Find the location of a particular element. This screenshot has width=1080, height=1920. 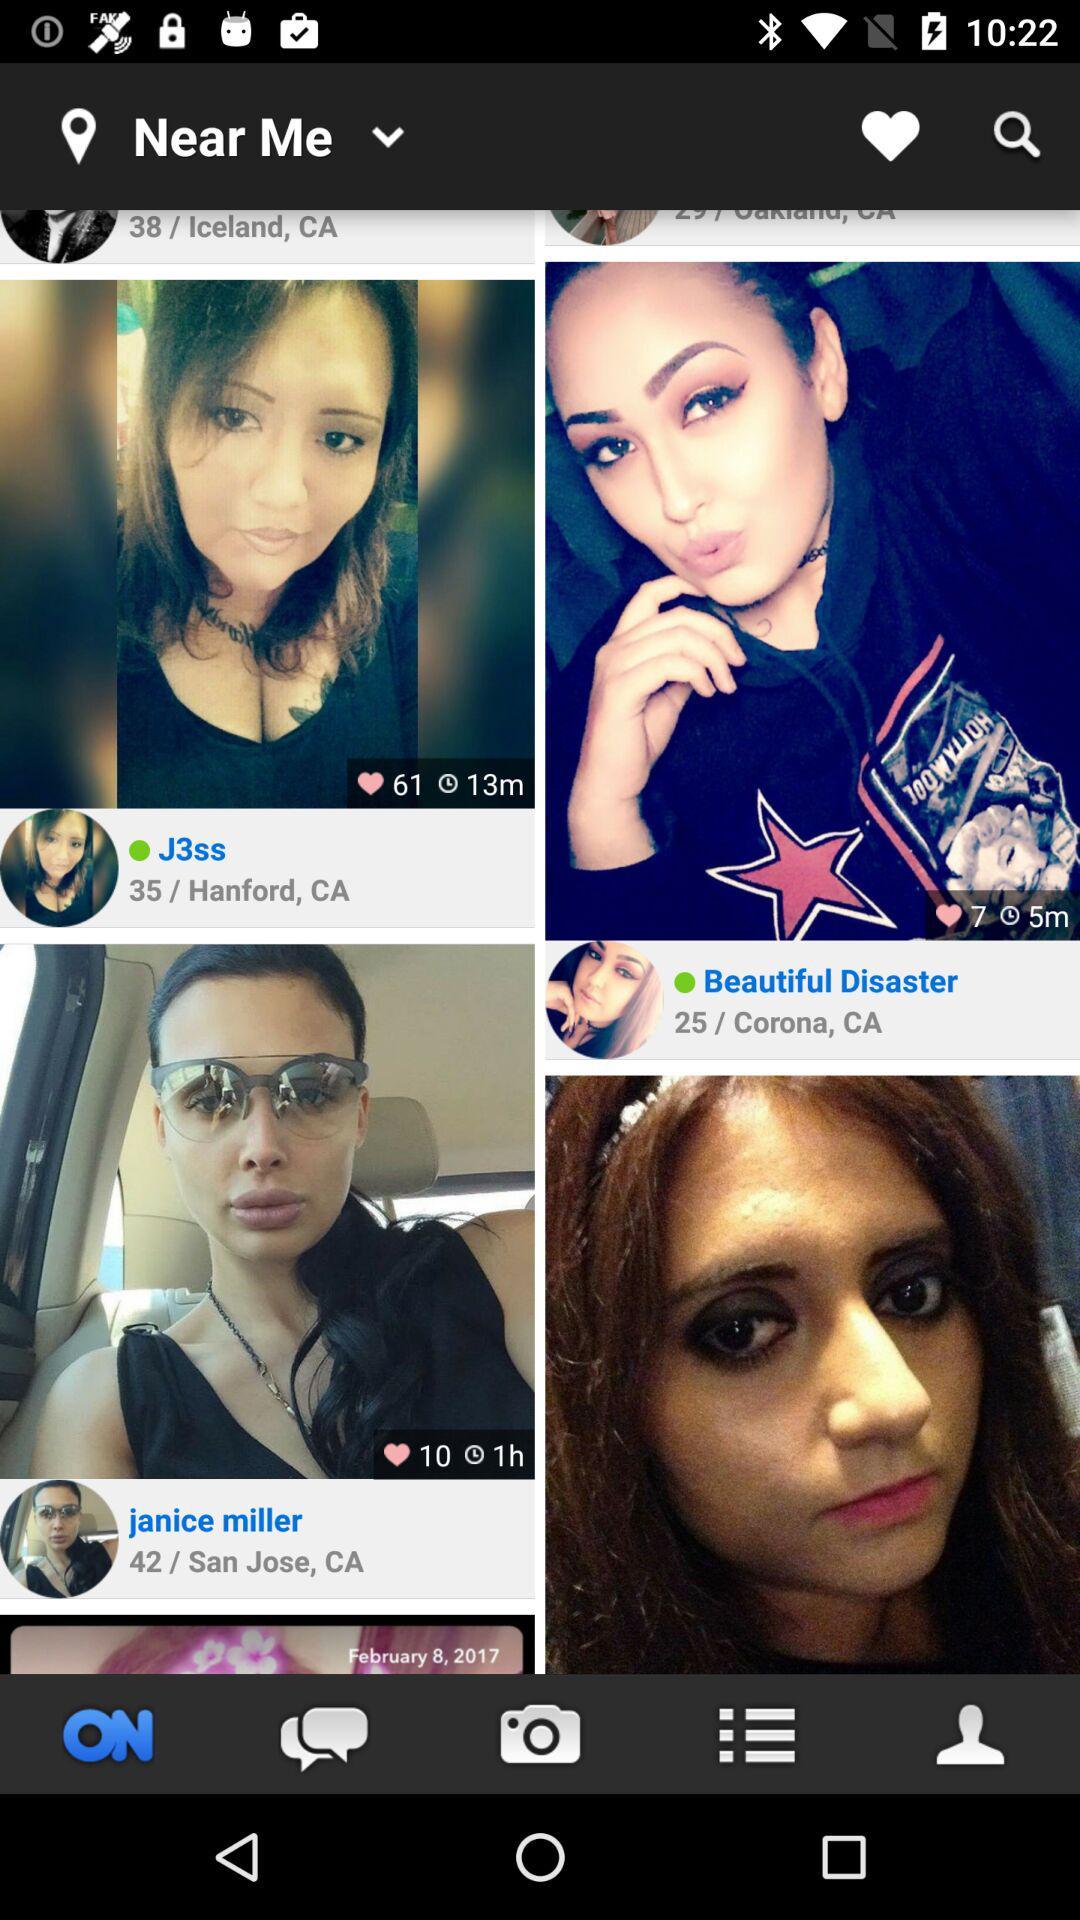

the list icon is located at coordinates (756, 1733).